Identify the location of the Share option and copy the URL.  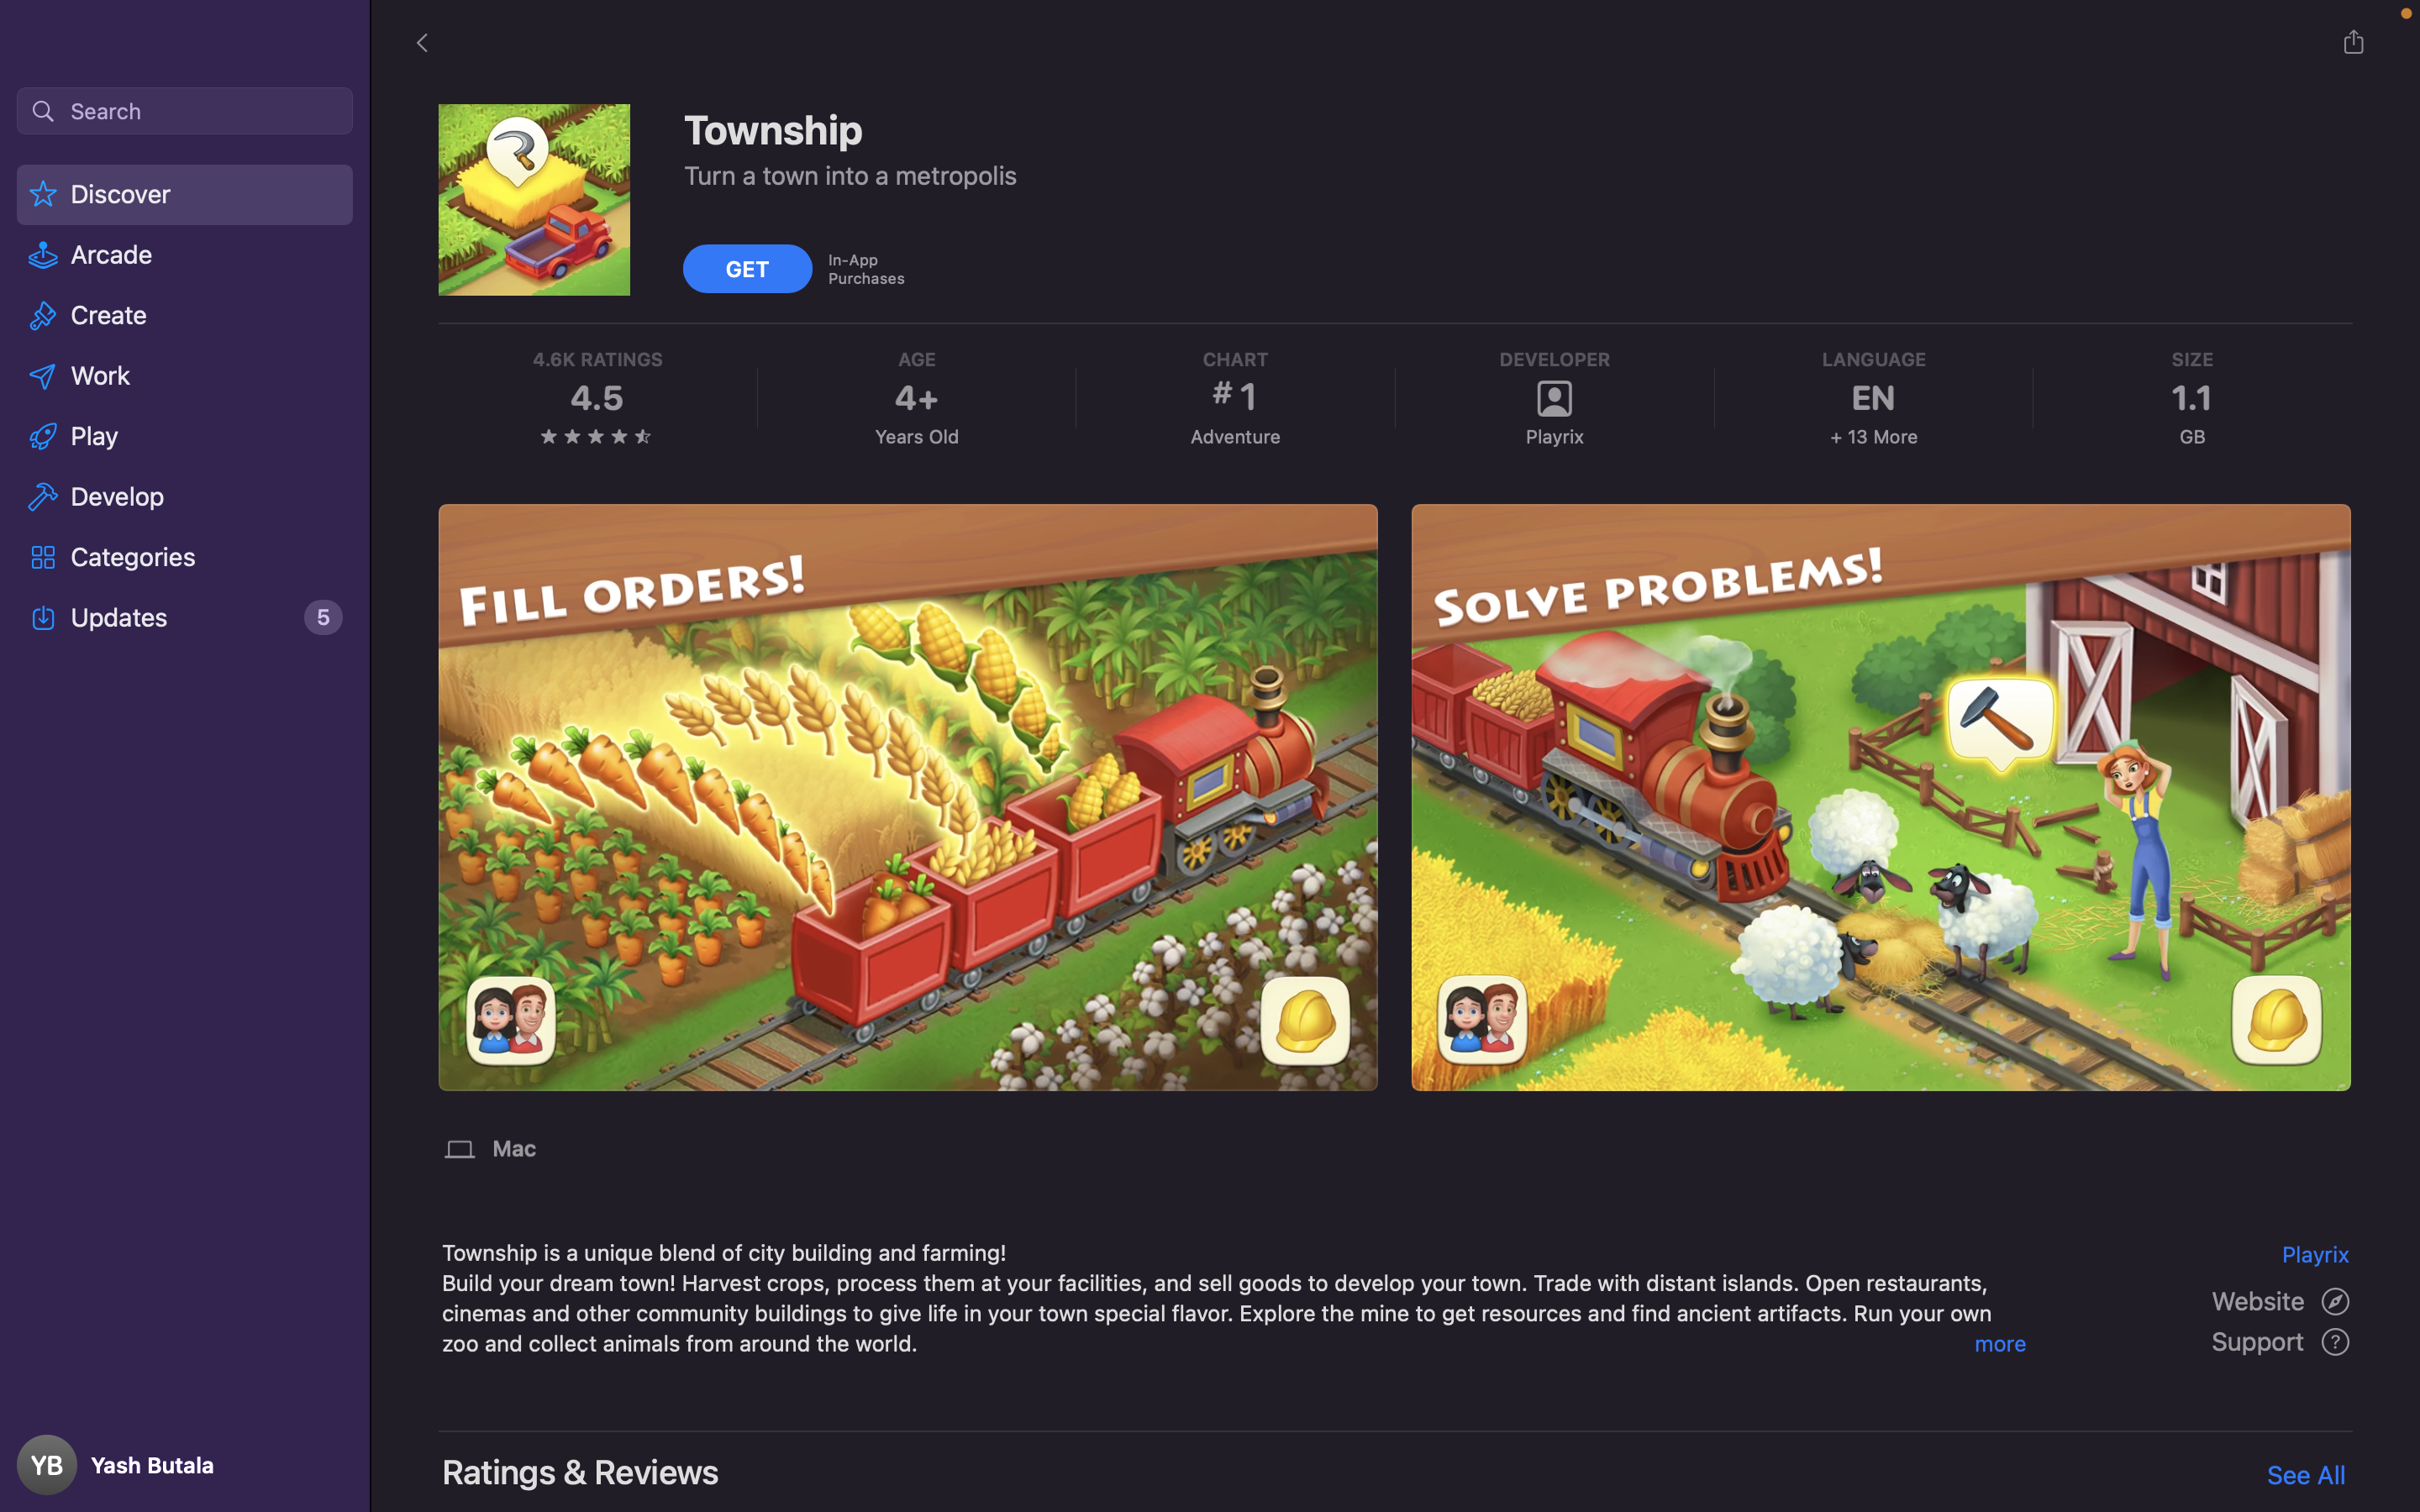
(2352, 41).